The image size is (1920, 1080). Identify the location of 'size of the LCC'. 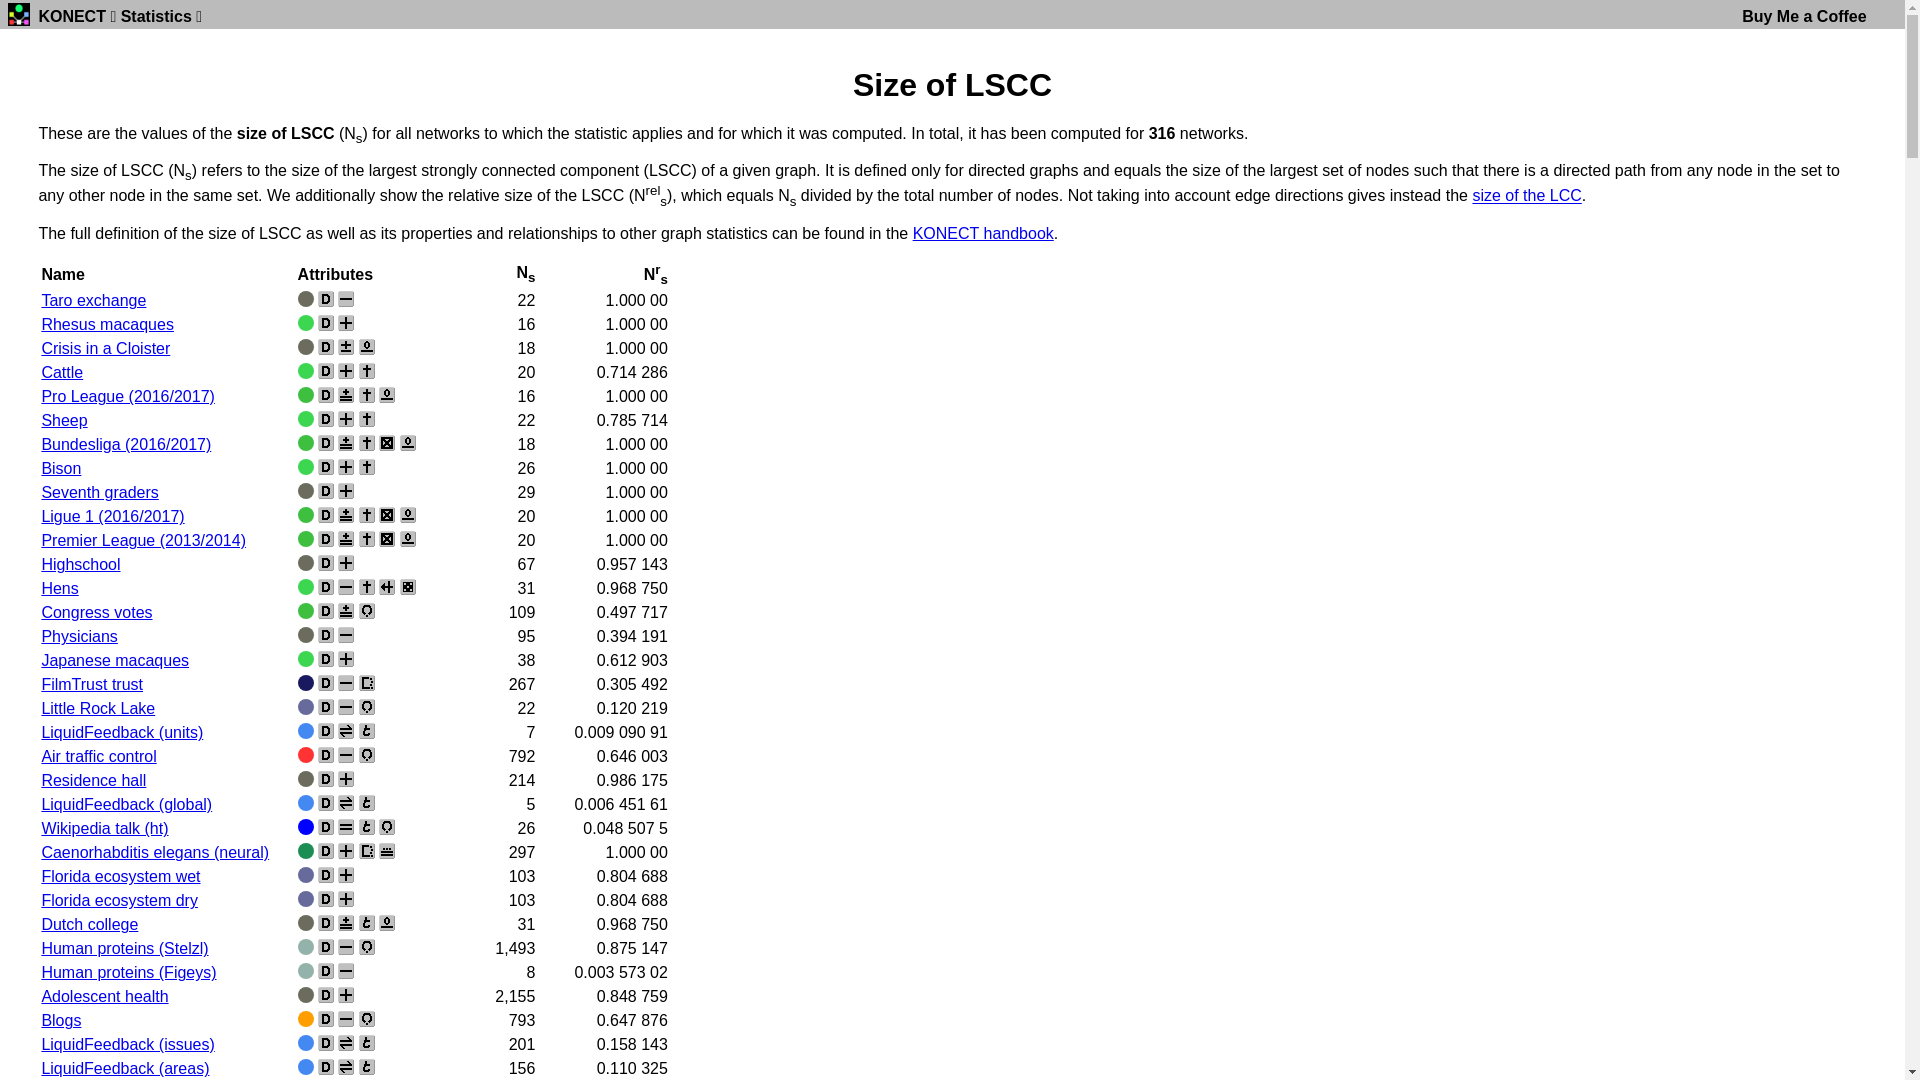
(1472, 196).